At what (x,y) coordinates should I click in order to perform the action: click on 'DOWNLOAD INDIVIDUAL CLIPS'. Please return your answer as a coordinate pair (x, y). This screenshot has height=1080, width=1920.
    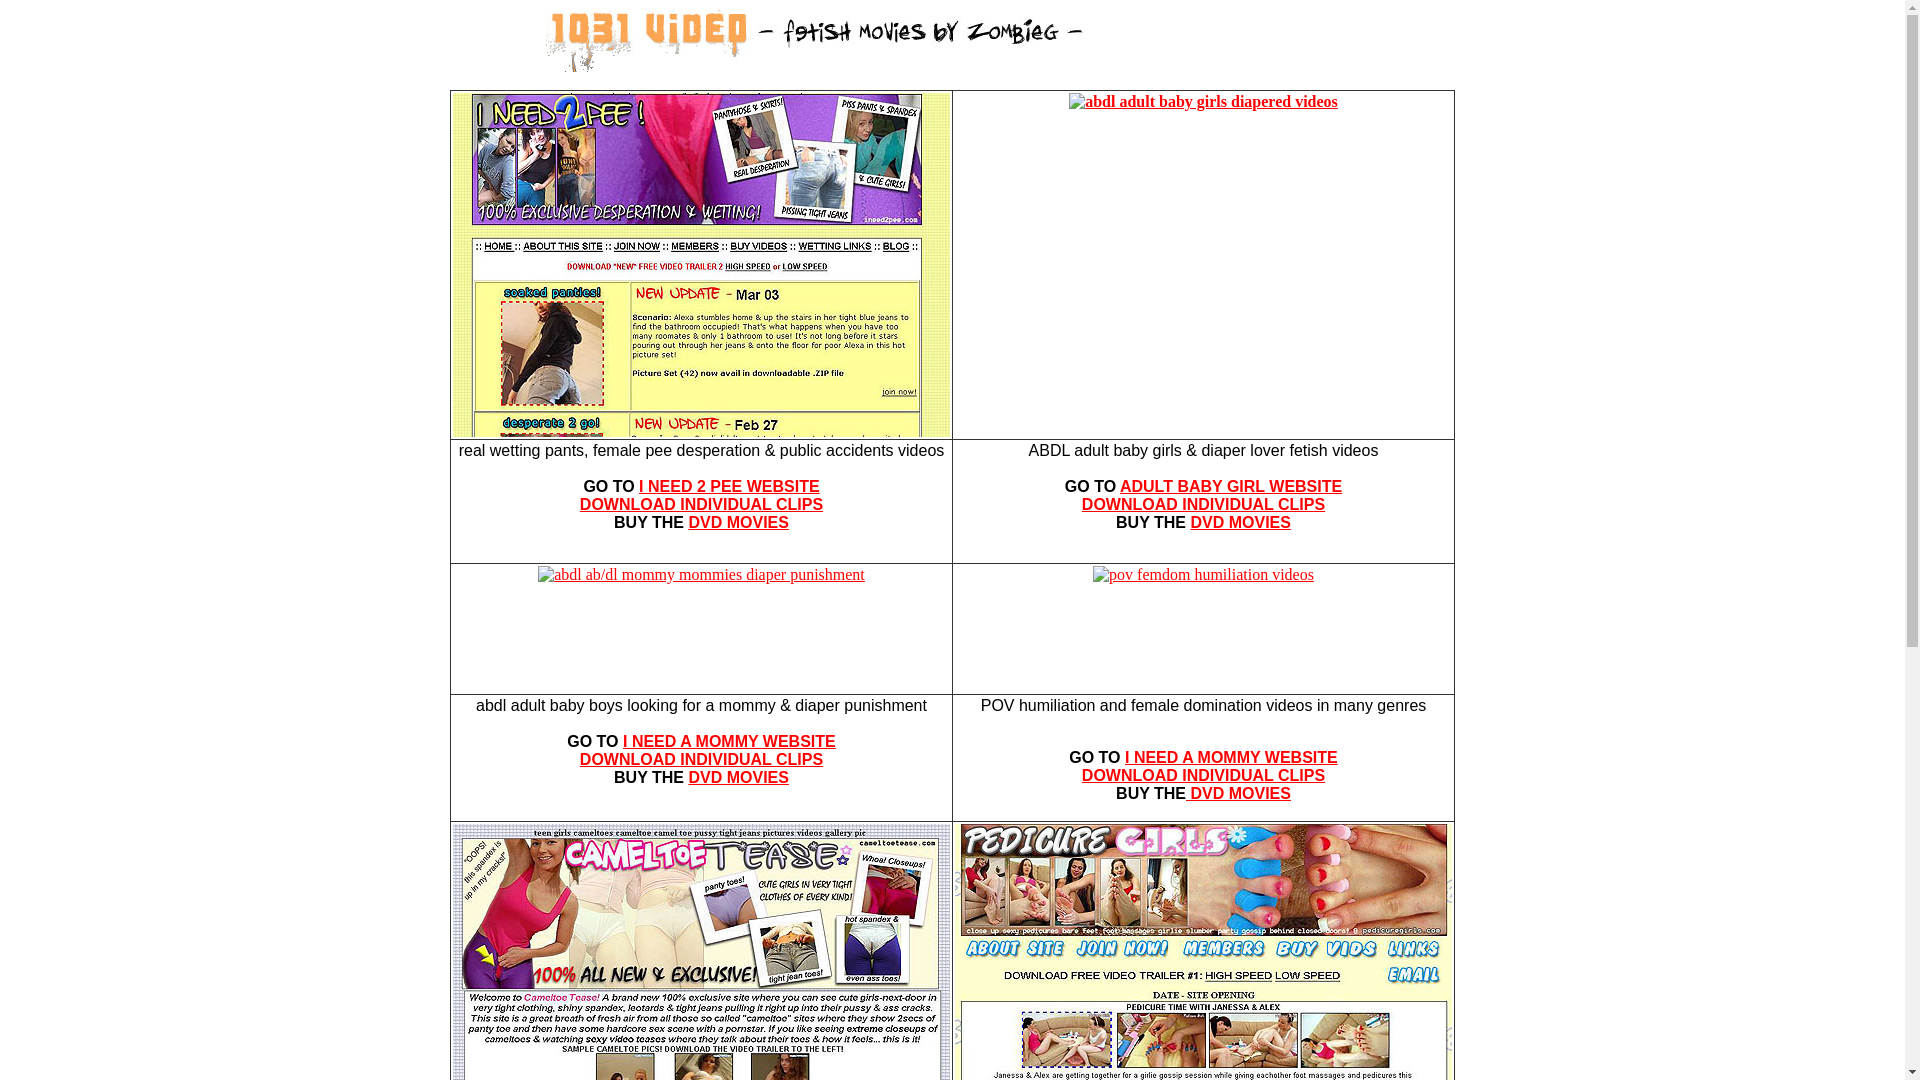
    Looking at the image, I should click on (701, 759).